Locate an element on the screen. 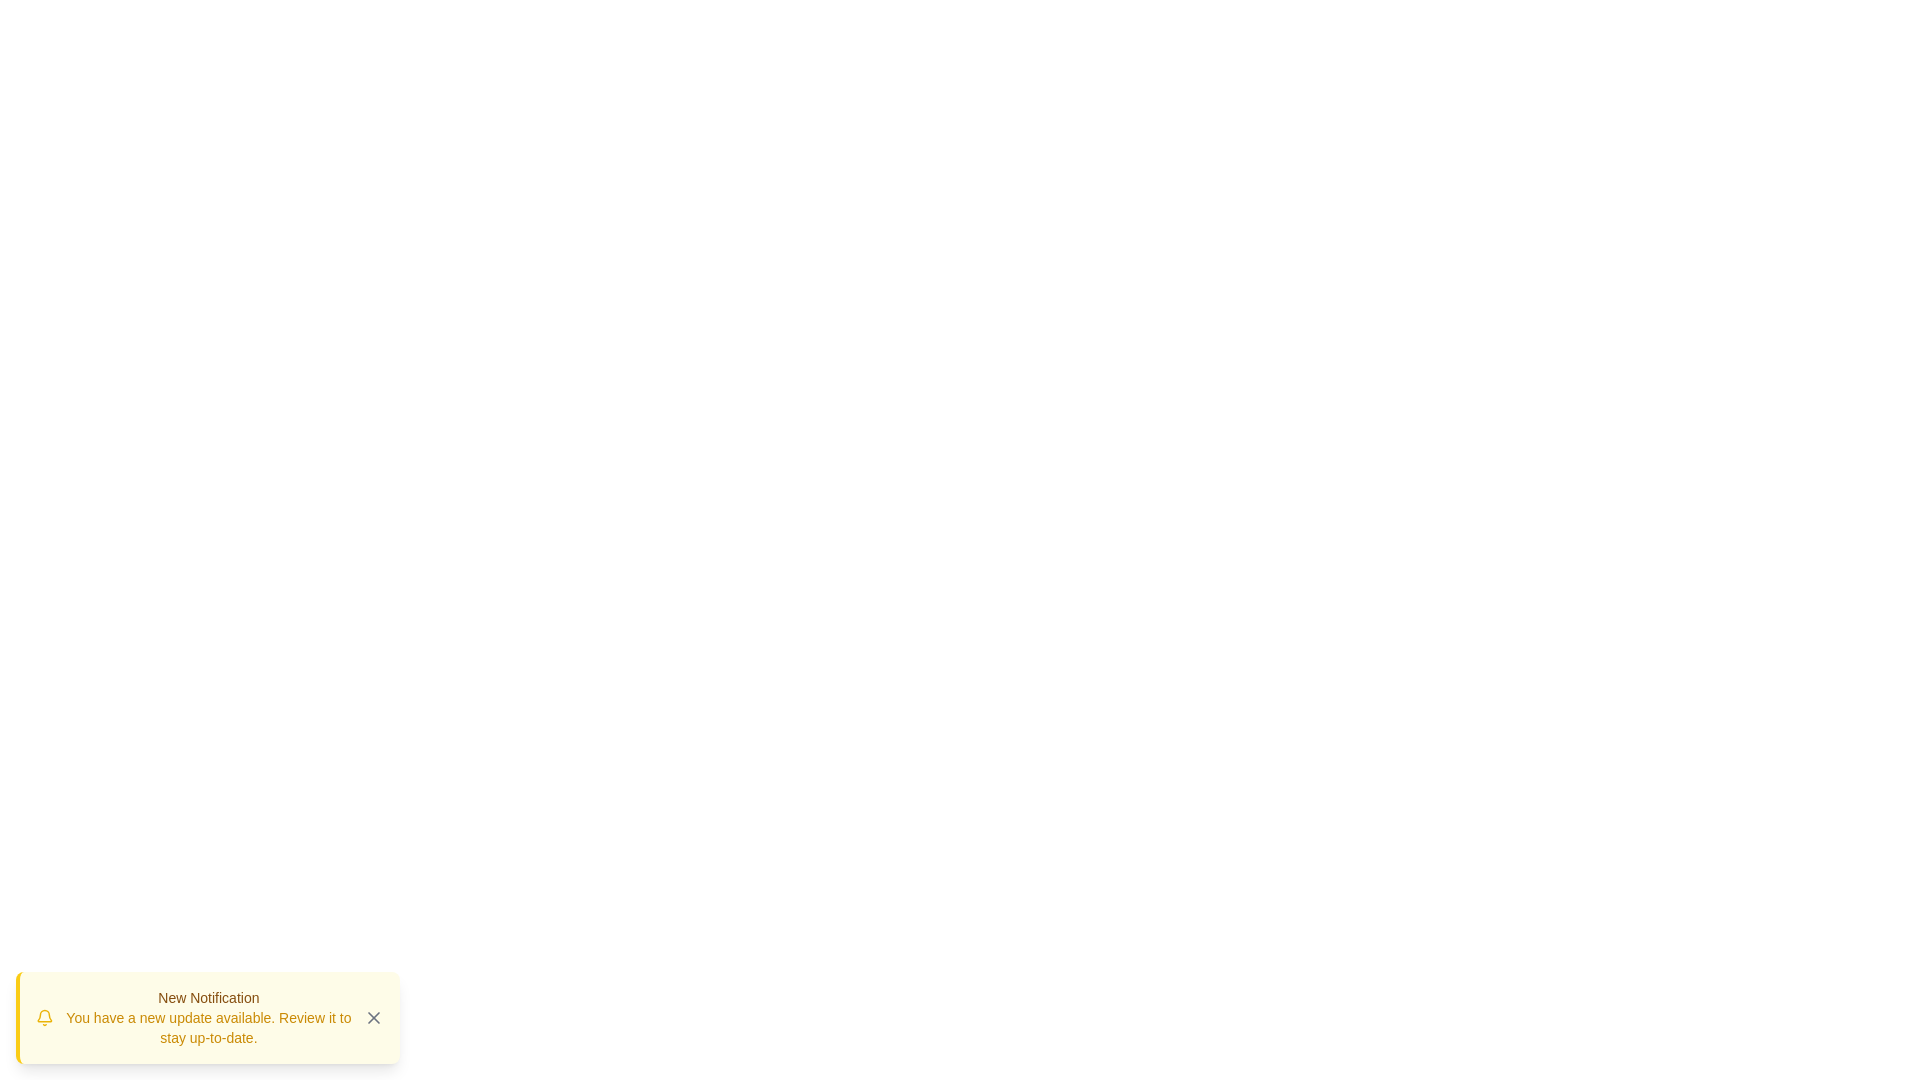 The image size is (1920, 1080). notification displayed in the notification panel with a yellow background and a close button marked with an 'X' is located at coordinates (207, 1018).